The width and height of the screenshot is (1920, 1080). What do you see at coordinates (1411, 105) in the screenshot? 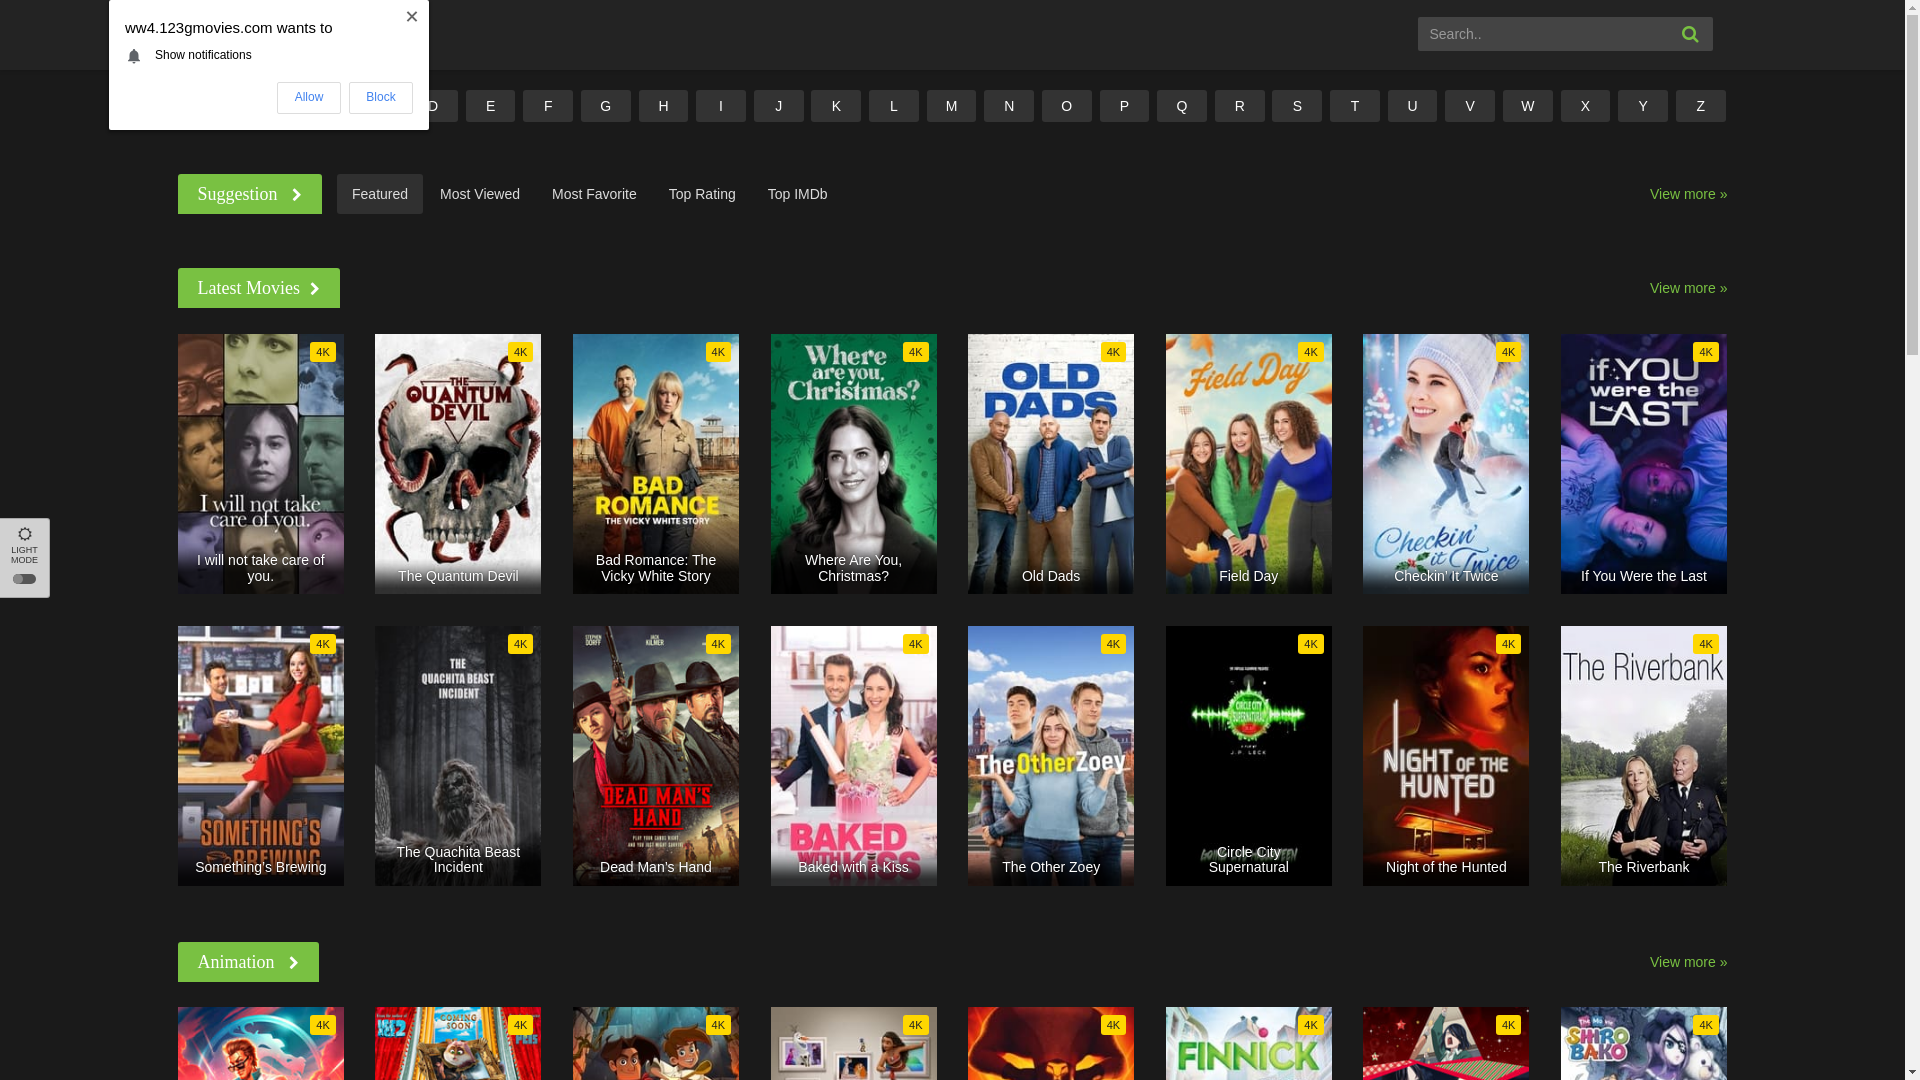
I see `'U'` at bounding box center [1411, 105].